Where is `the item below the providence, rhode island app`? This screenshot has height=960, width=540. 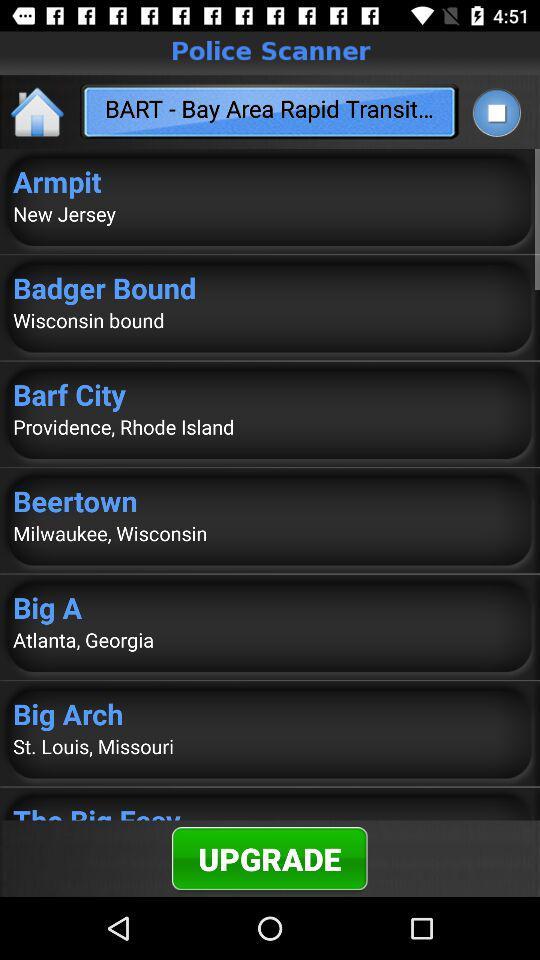 the item below the providence, rhode island app is located at coordinates (270, 499).